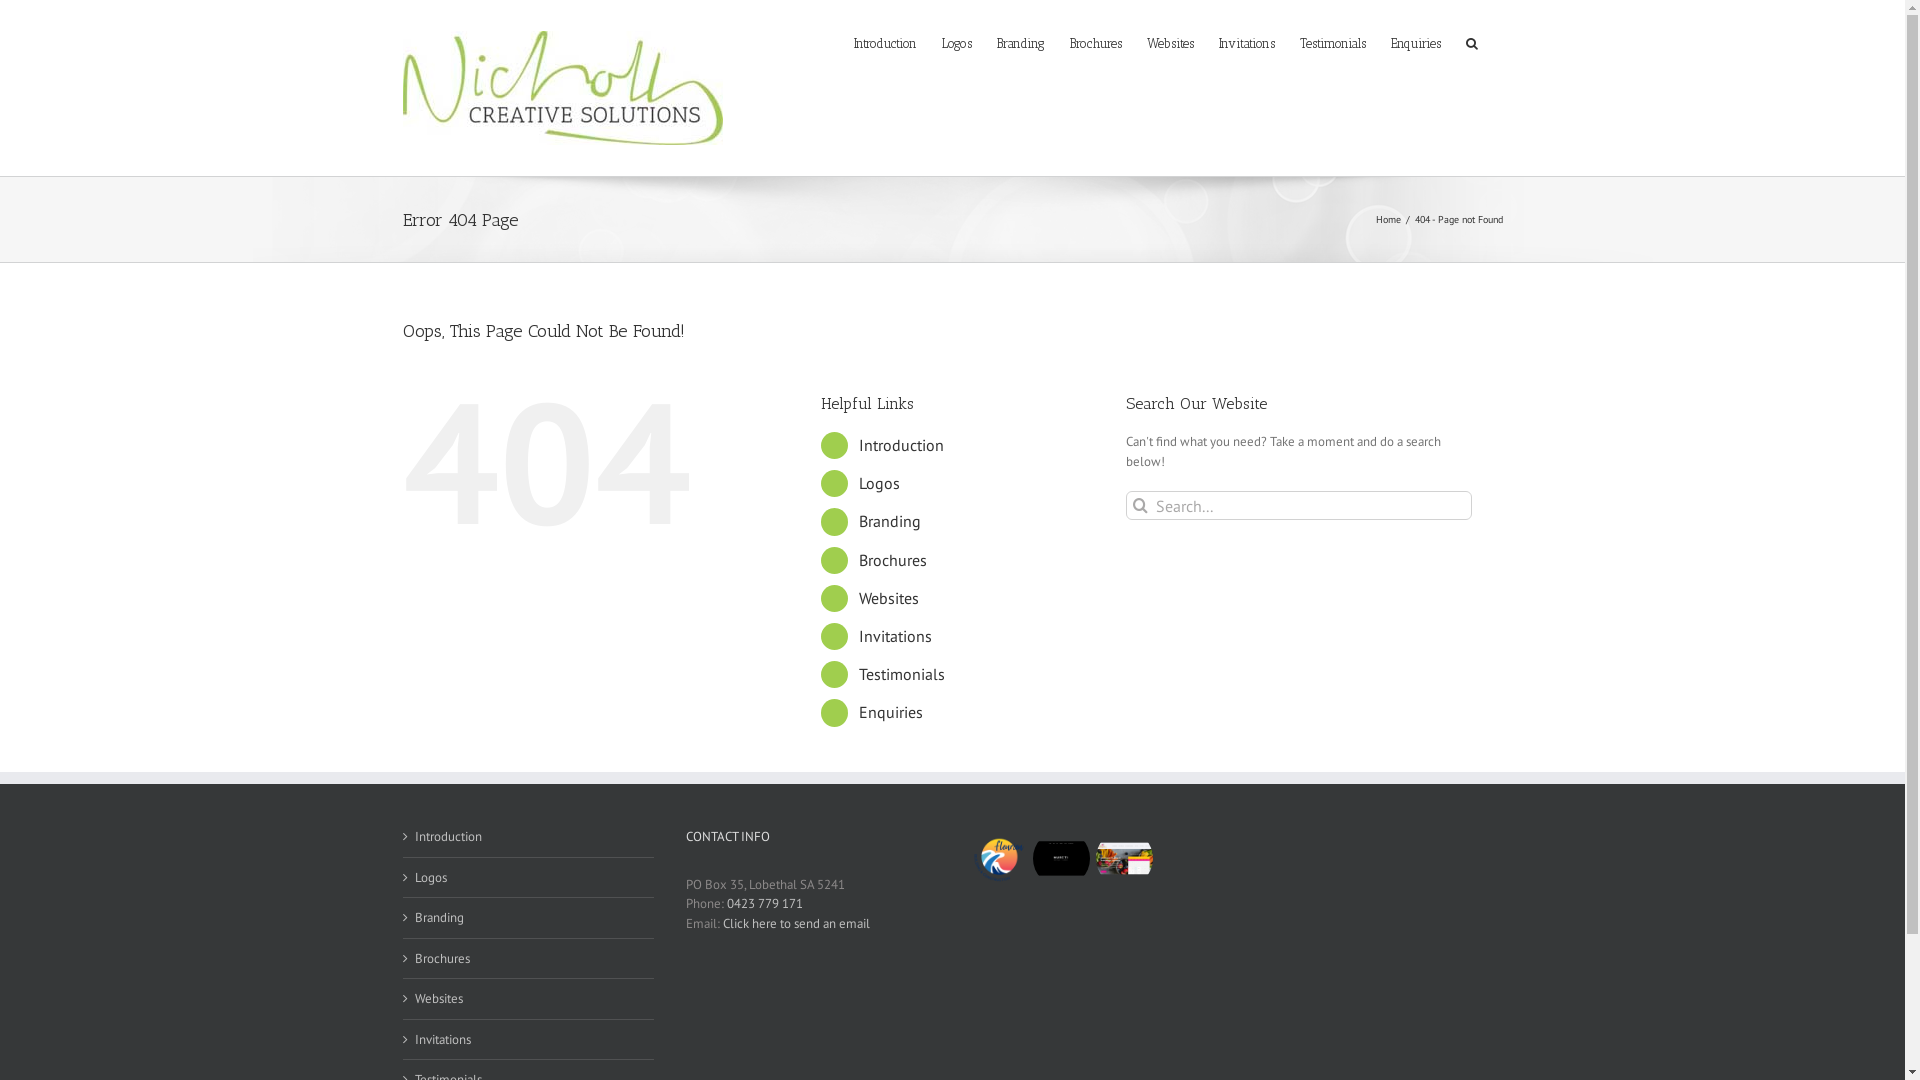 Image resolution: width=1920 pixels, height=1080 pixels. Describe the element at coordinates (1472, 42) in the screenshot. I see `'Search'` at that location.